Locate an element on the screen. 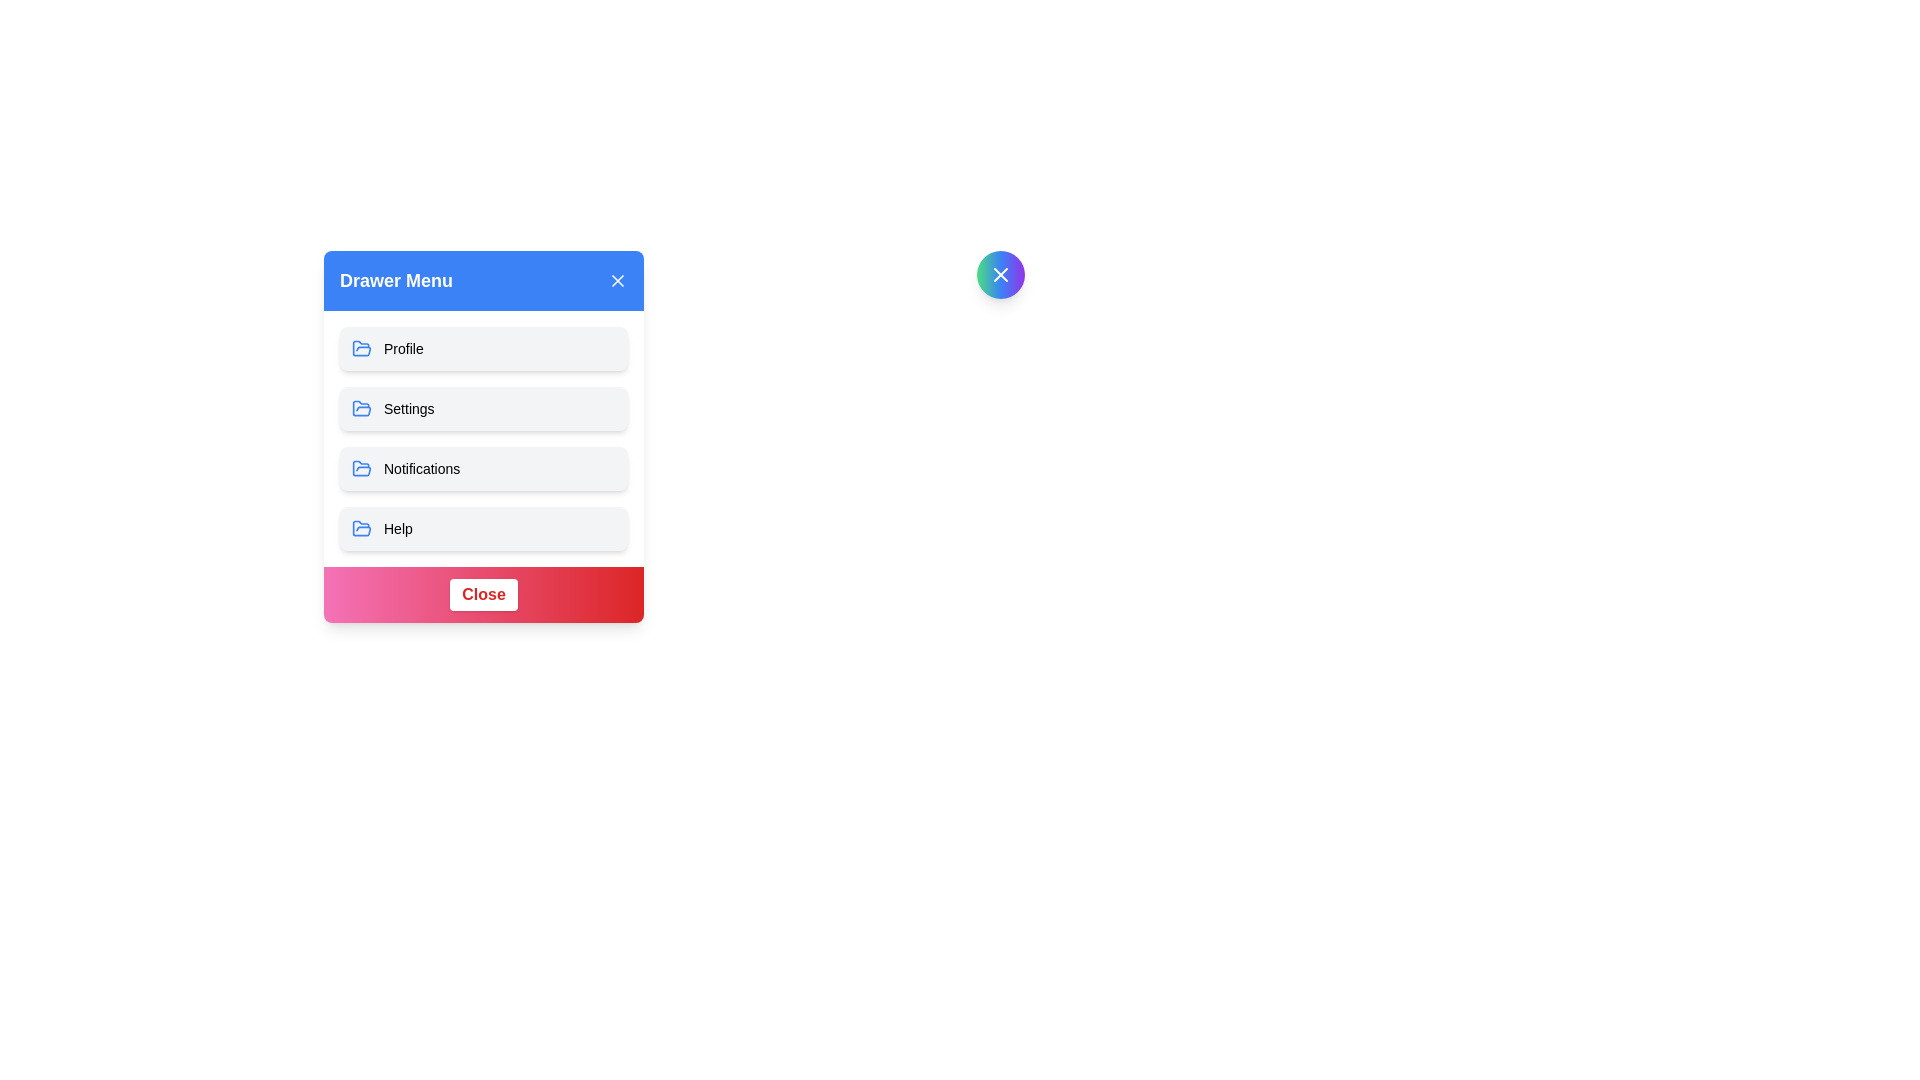 The height and width of the screenshot is (1080, 1920). the close button in the top-right corner of the 'Drawer Menu' modal, which is a small square icon with a diagonal cross design is located at coordinates (1001, 274).